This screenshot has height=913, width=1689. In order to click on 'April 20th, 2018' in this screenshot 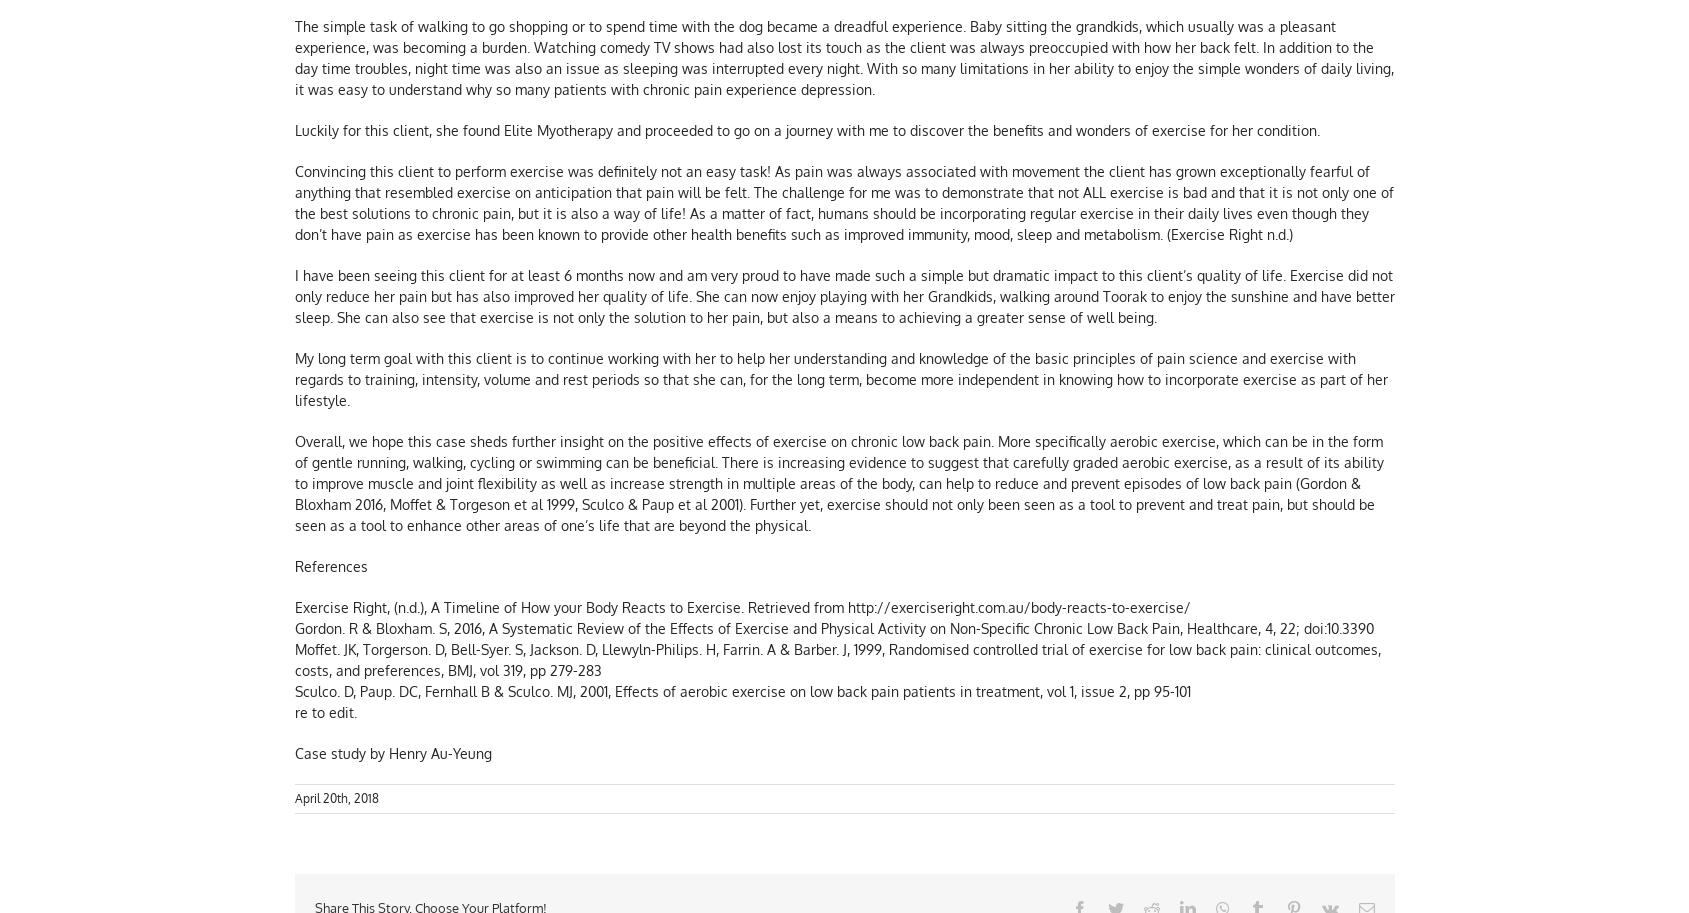, I will do `click(335, 800)`.